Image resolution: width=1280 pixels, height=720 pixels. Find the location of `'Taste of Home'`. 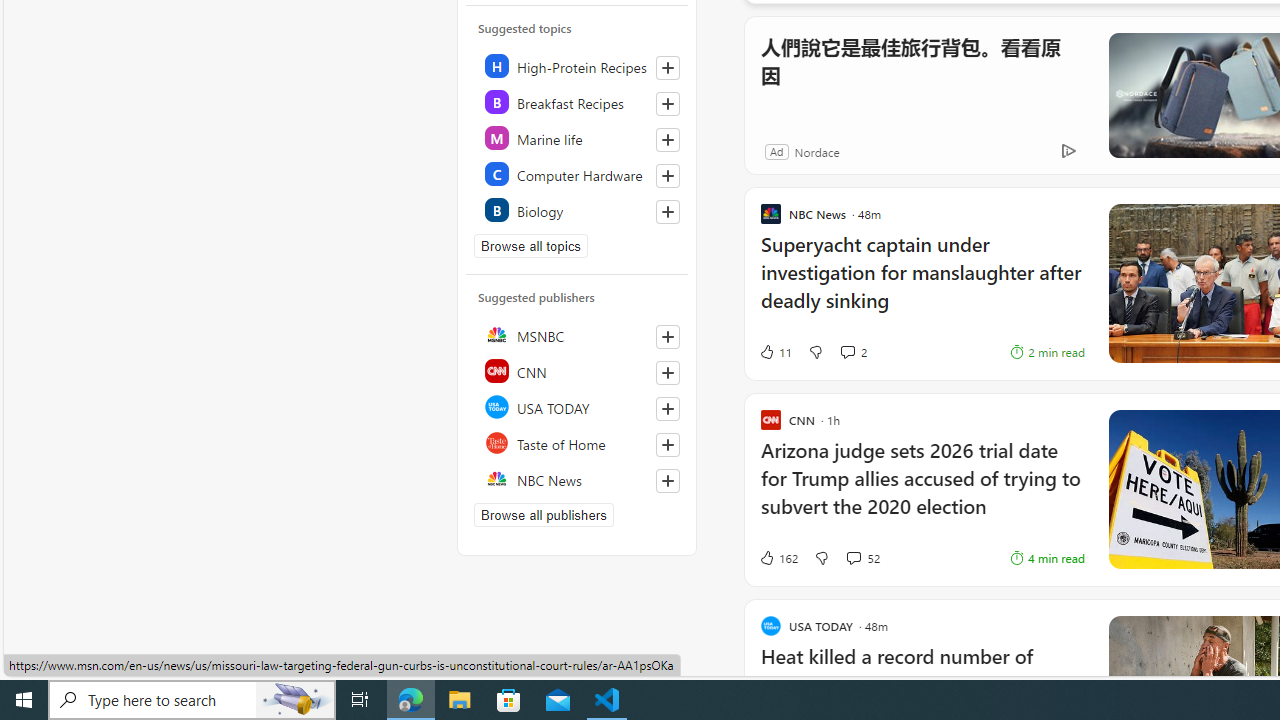

'Taste of Home' is located at coordinates (577, 442).